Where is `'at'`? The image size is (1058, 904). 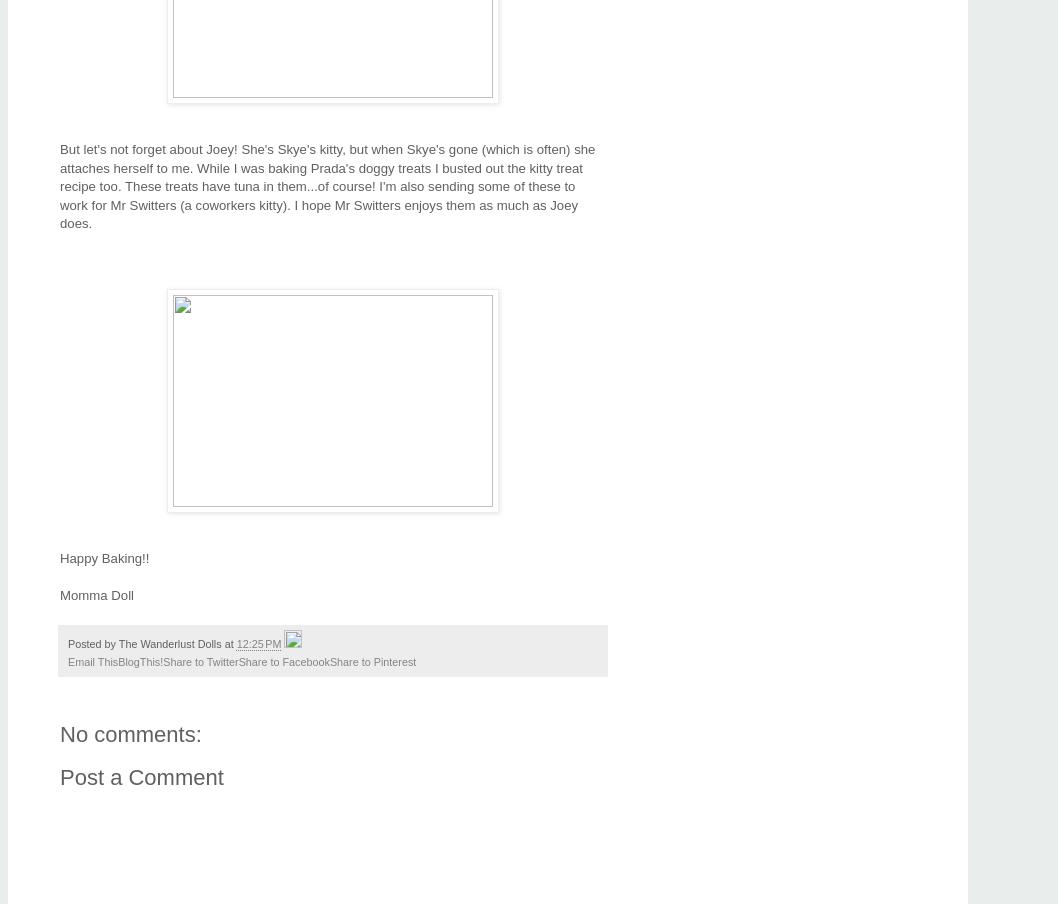
'at' is located at coordinates (230, 644).